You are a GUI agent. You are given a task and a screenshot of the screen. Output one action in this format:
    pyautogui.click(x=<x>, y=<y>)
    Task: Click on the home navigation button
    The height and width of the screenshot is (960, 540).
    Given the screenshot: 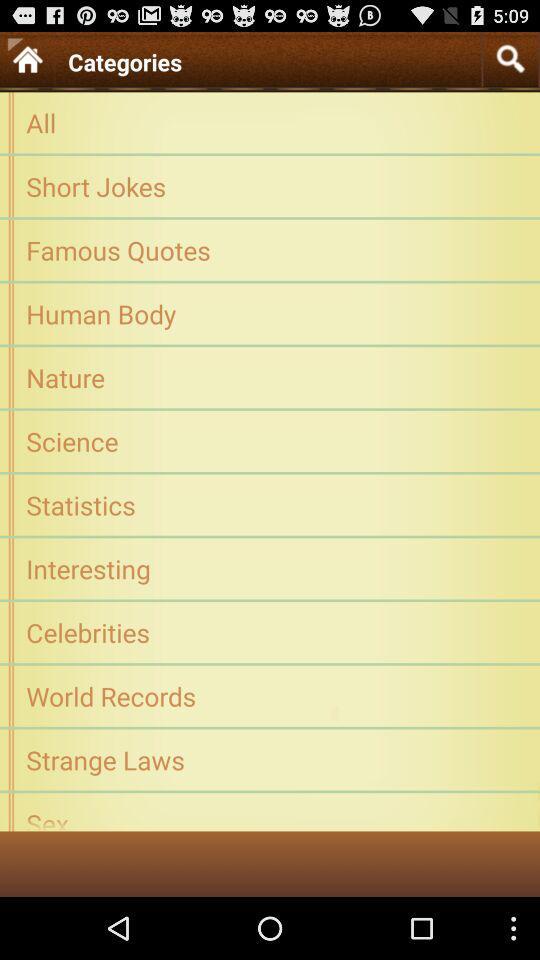 What is the action you would take?
    pyautogui.click(x=26, y=58)
    